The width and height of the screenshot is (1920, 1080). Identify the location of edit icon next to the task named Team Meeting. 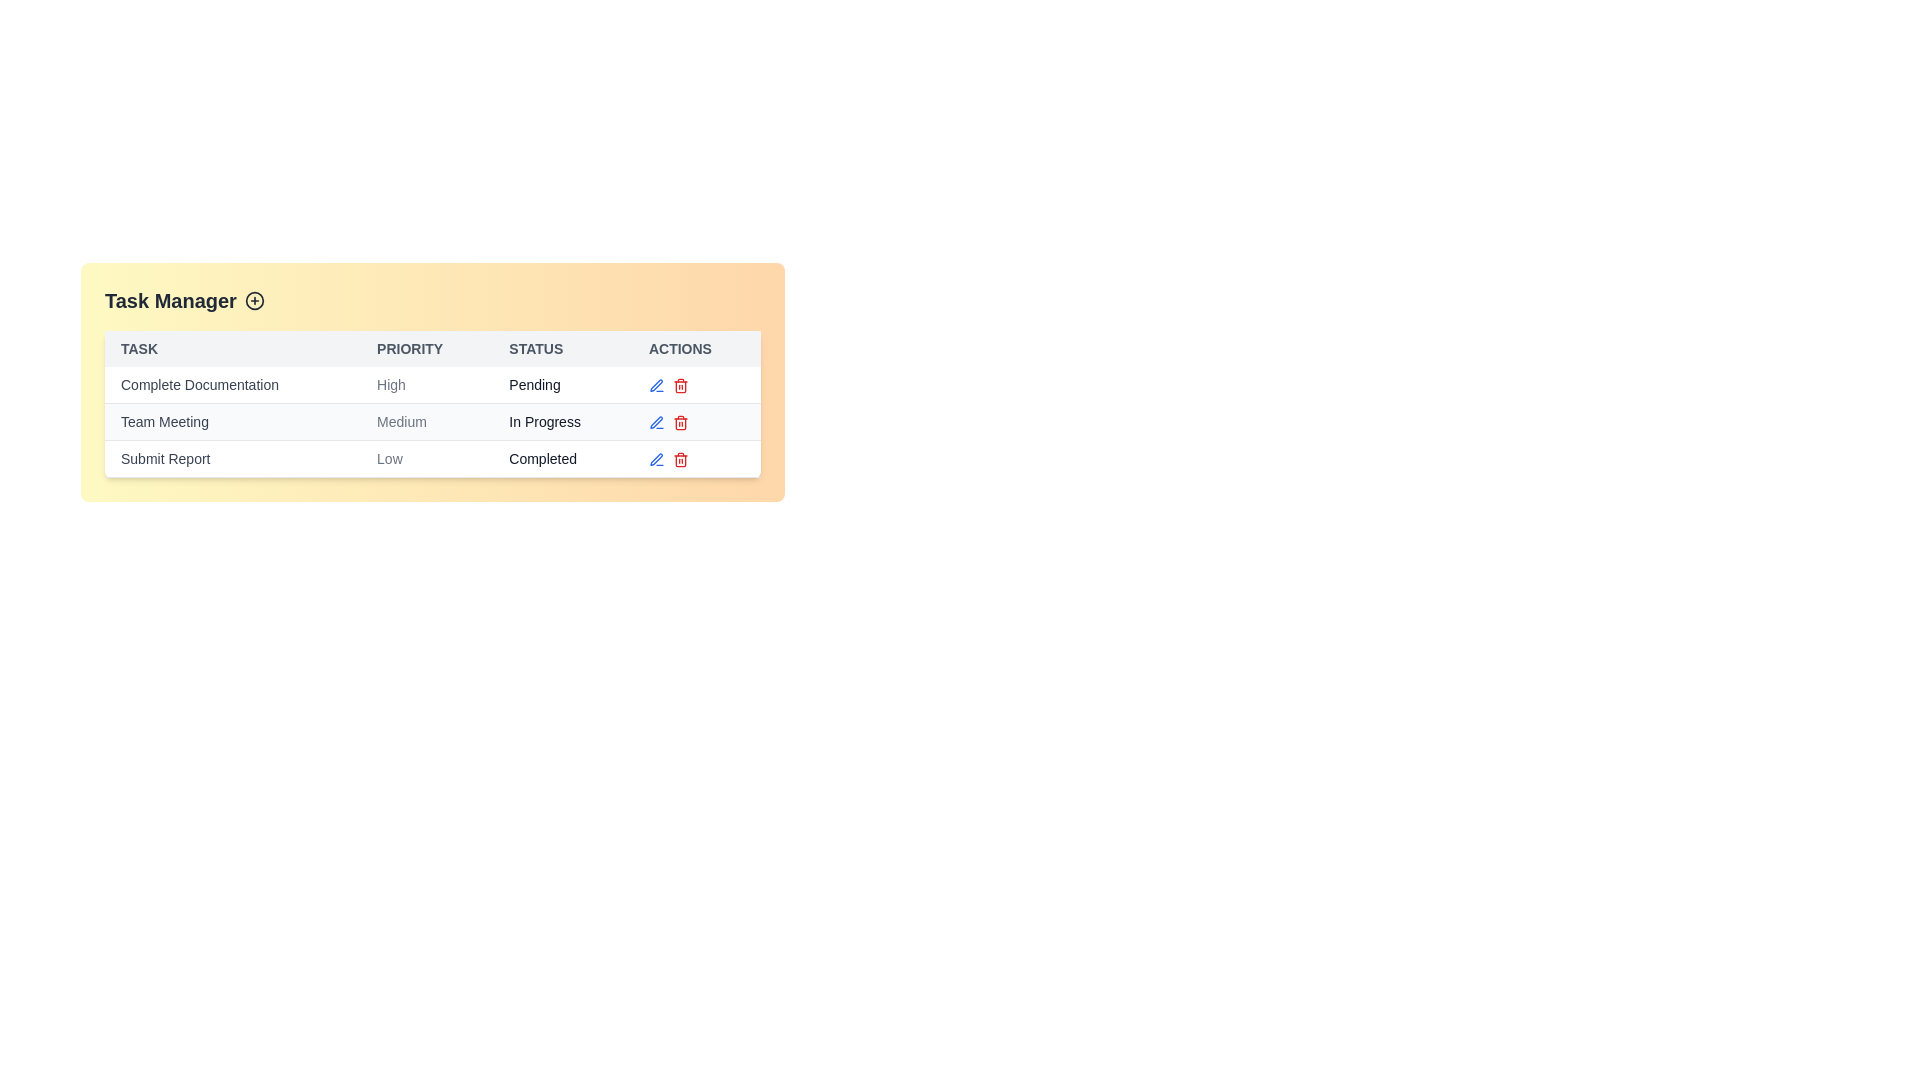
(657, 420).